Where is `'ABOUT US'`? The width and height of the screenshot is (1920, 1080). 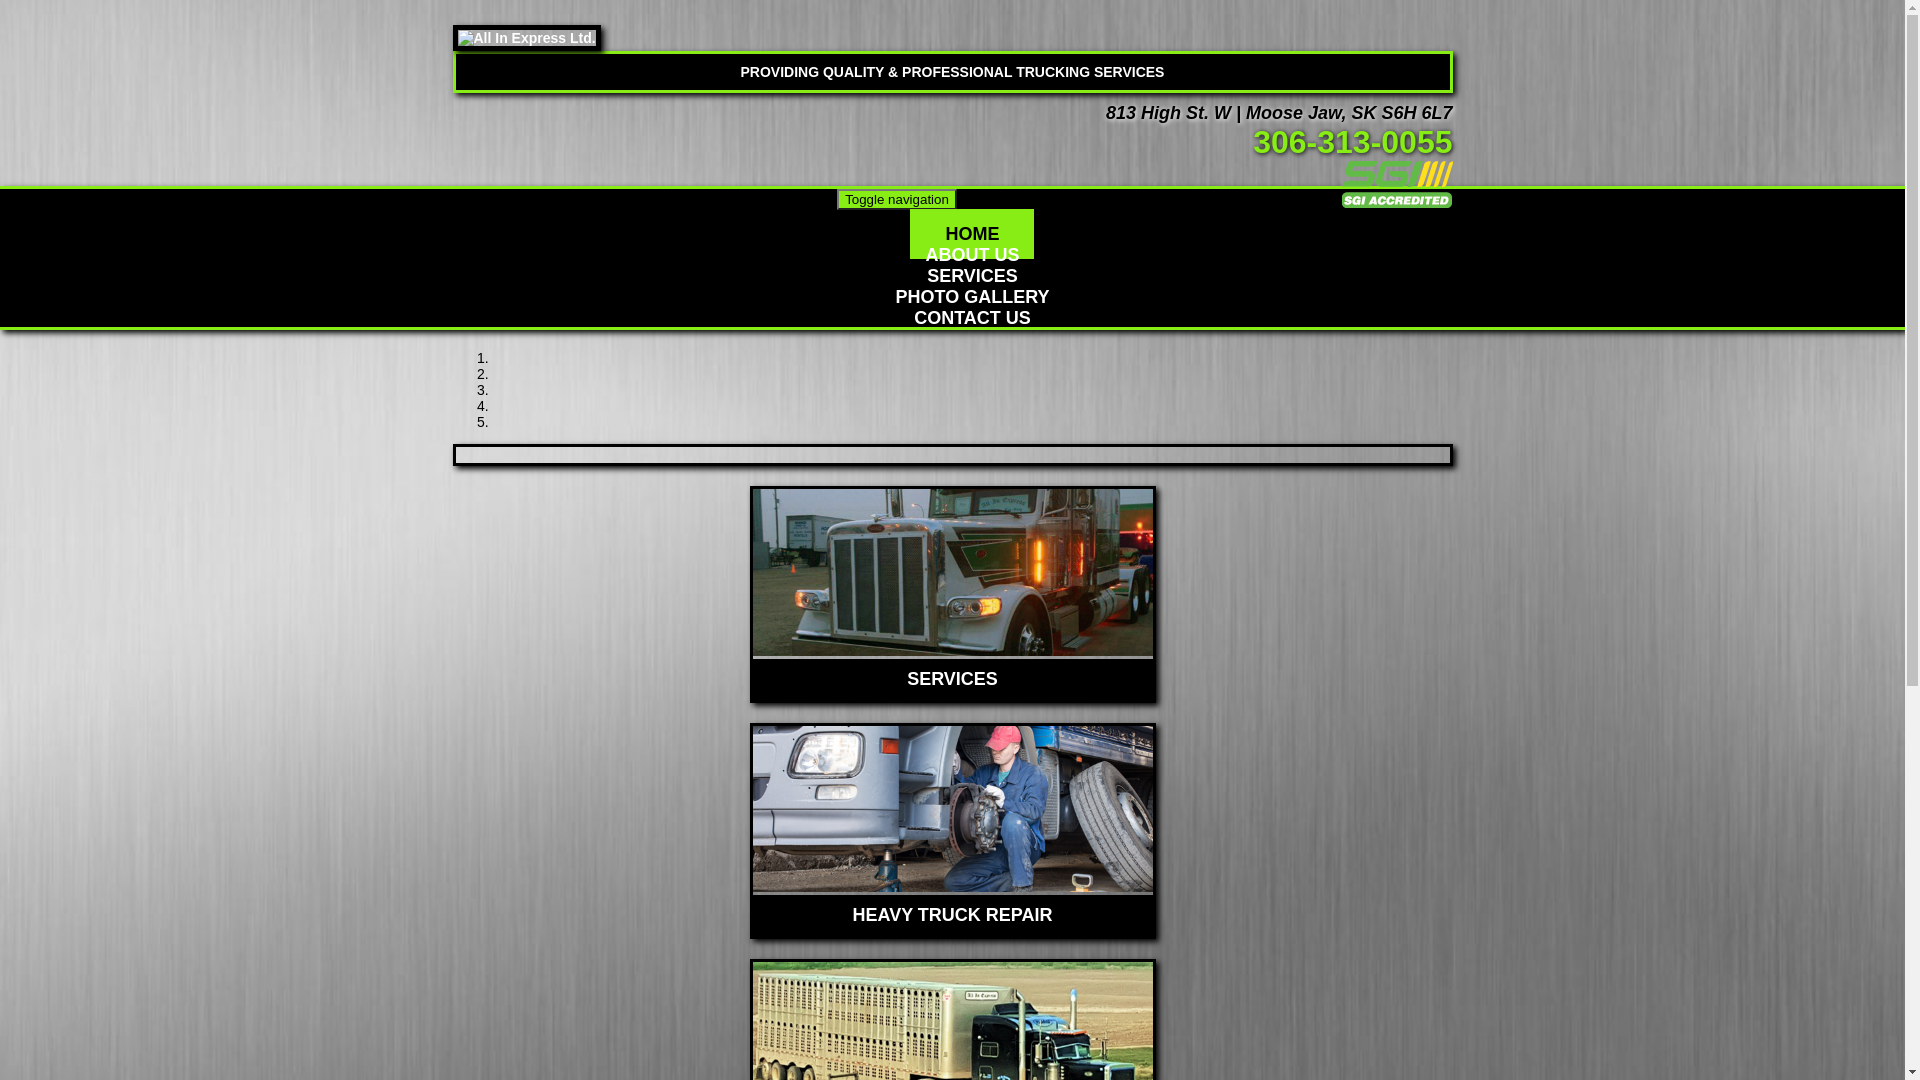 'ABOUT US' is located at coordinates (971, 253).